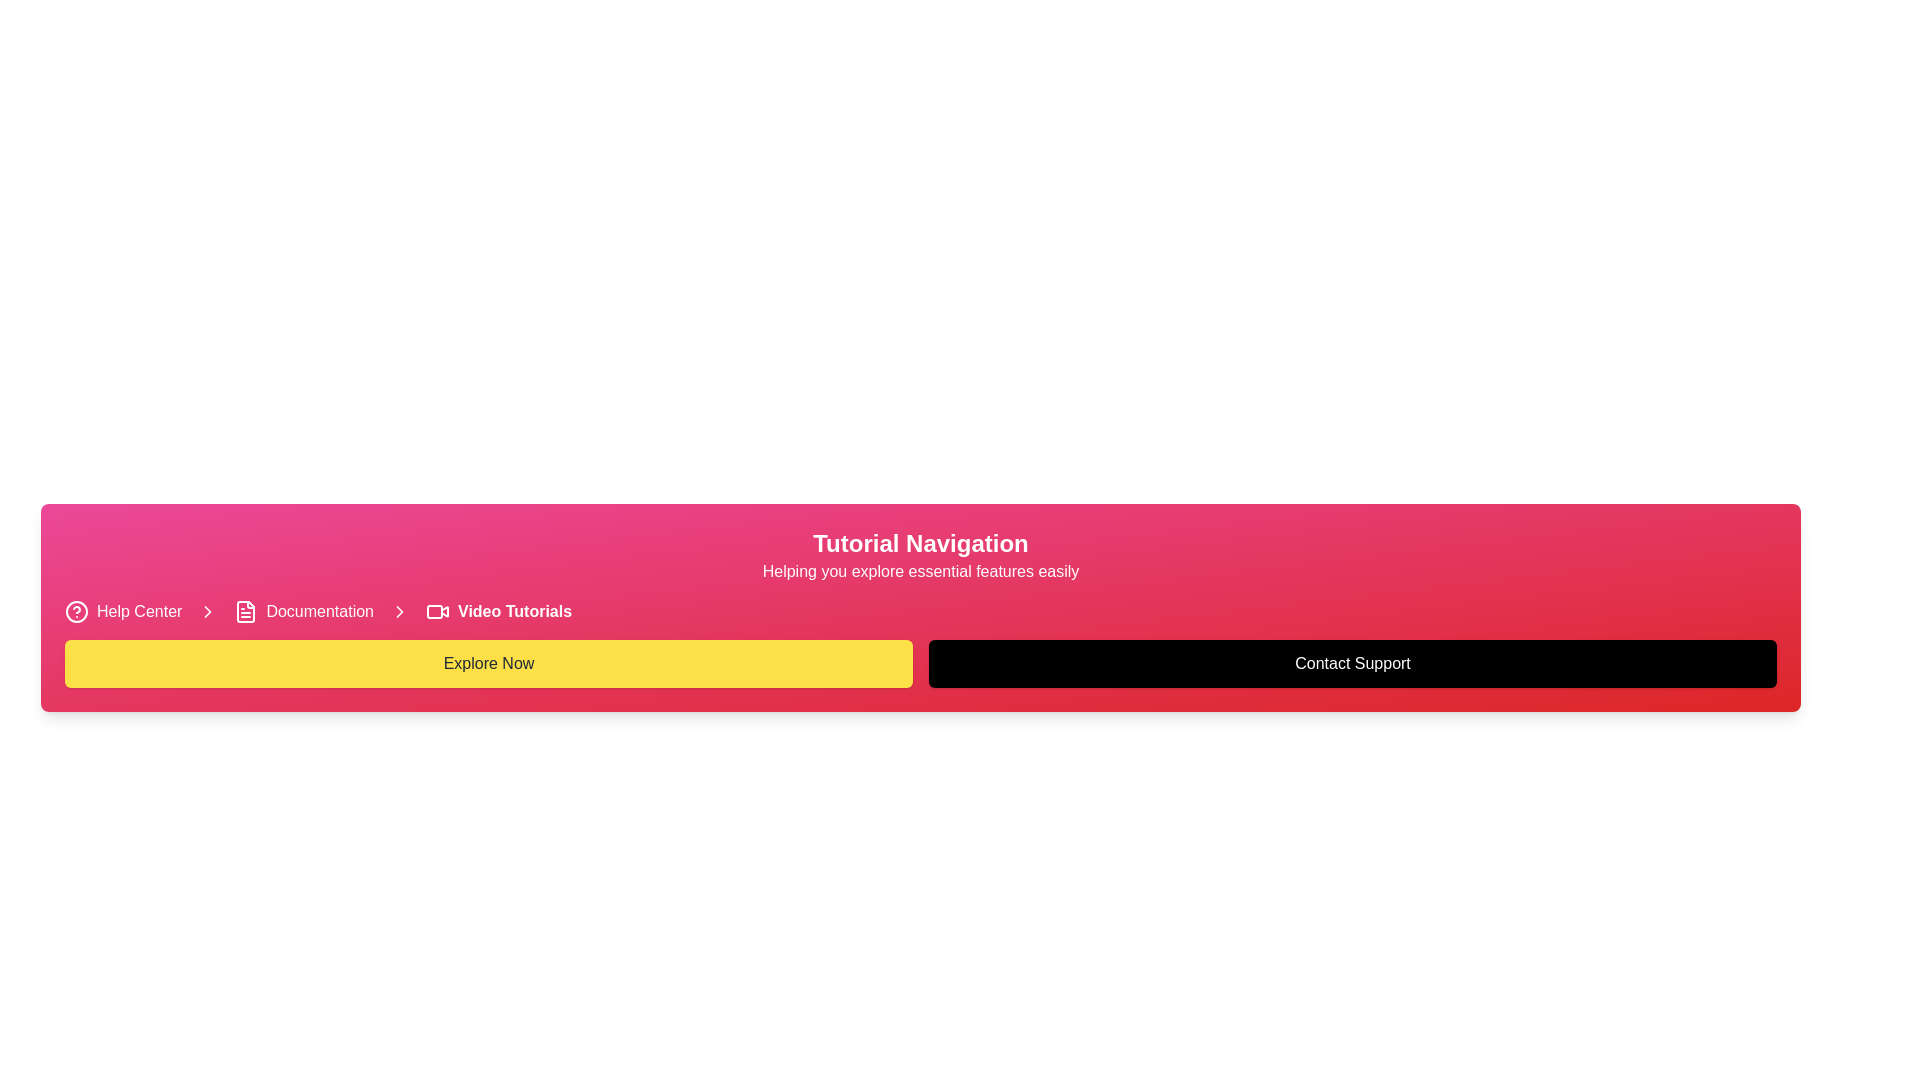 Image resolution: width=1920 pixels, height=1080 pixels. I want to click on the hyperlink located between the document icon and the 'Video Tutorials' link in the navigation section to observe the underline effect, so click(320, 611).